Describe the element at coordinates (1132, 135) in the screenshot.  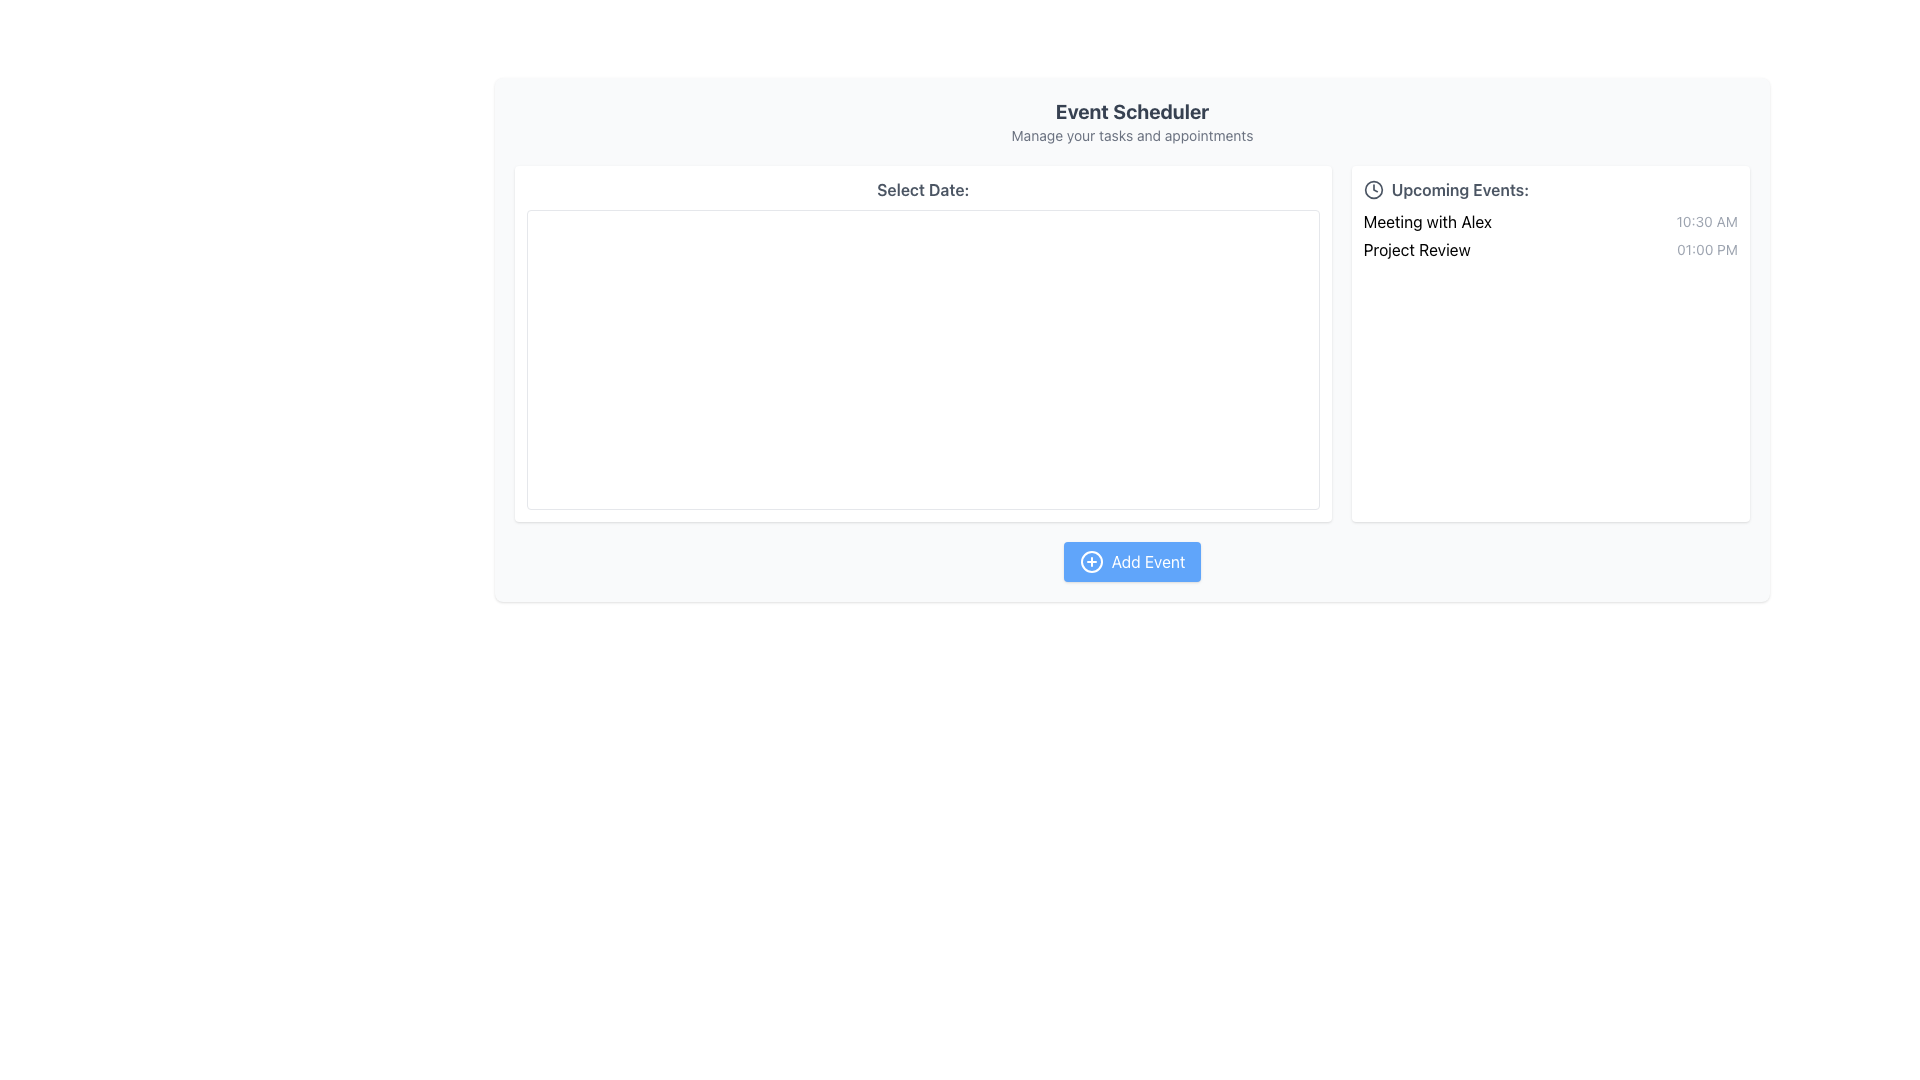
I see `the label displaying 'Manage your tasks and appointments', which is located beneath the main heading 'Event Scheduler' in muted gray font` at that location.